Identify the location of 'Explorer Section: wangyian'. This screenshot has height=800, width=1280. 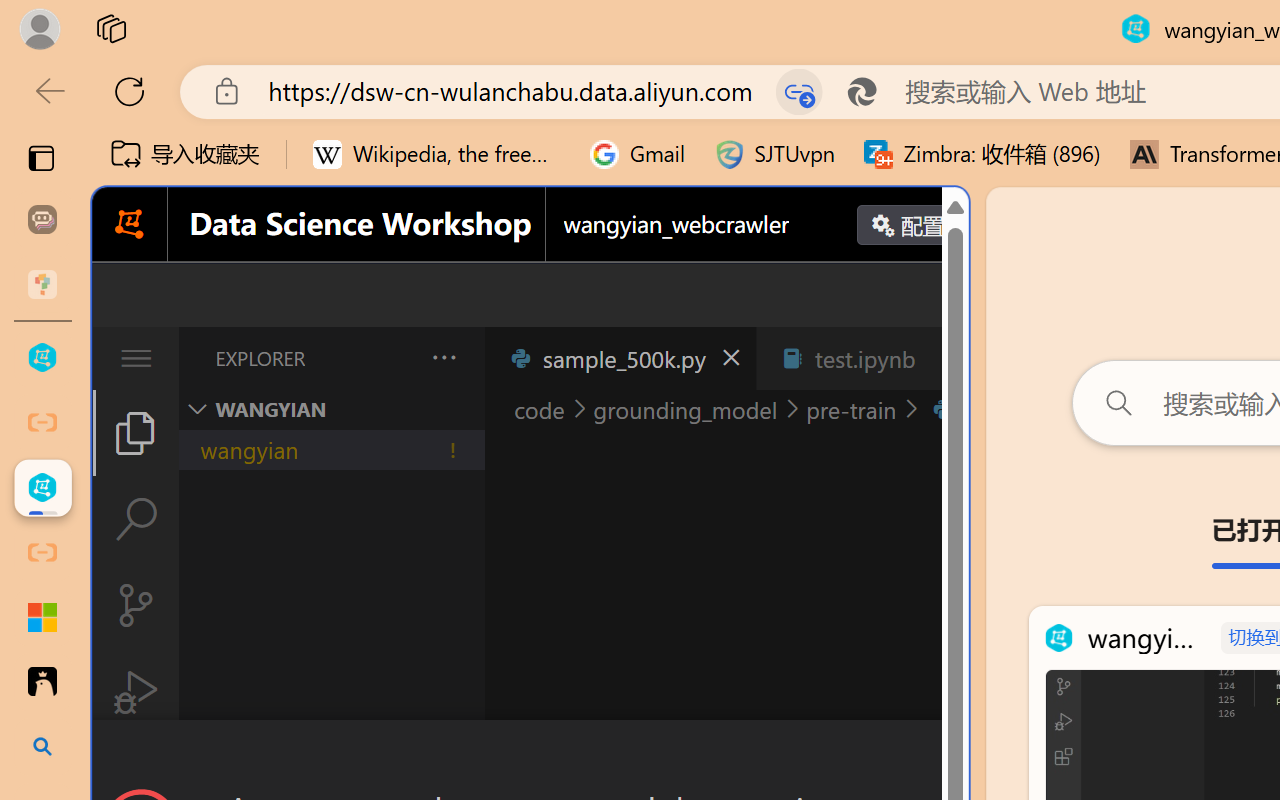
(331, 409).